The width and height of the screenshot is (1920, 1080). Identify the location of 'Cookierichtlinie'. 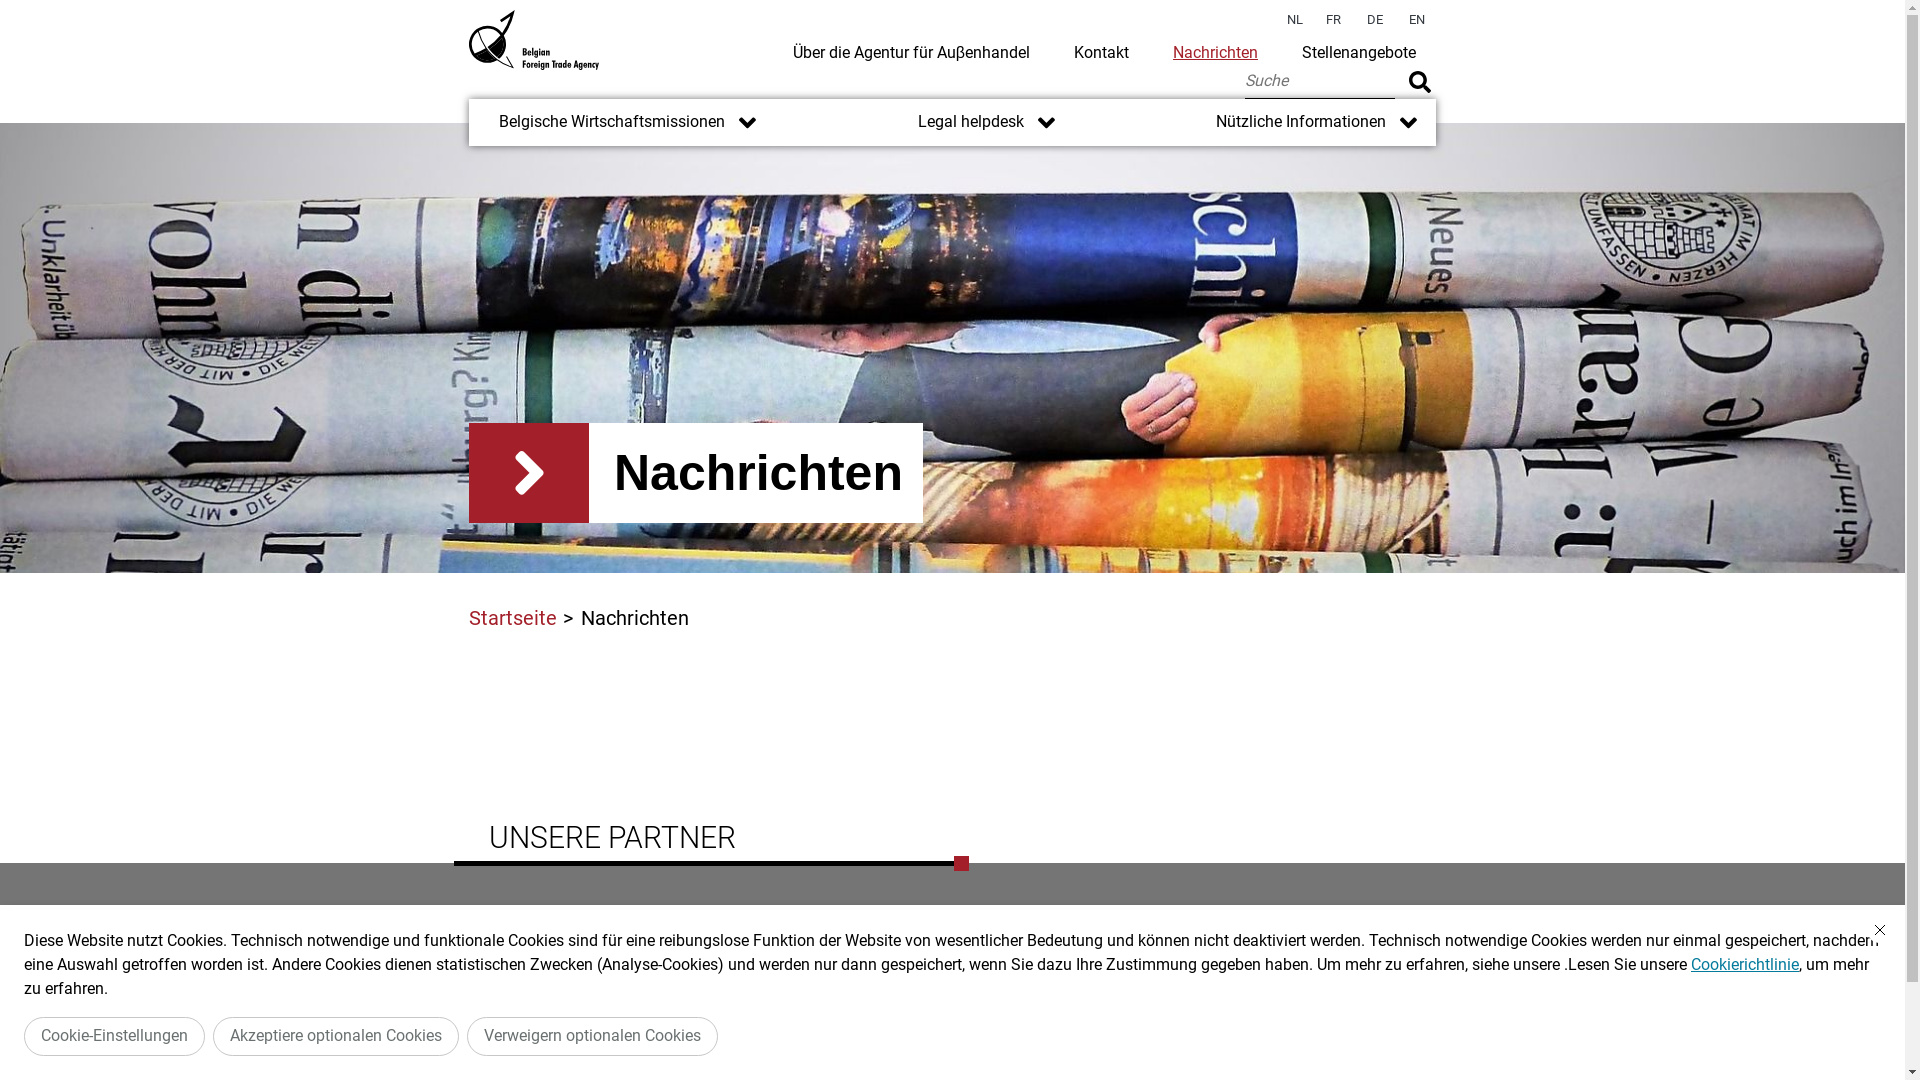
(1689, 963).